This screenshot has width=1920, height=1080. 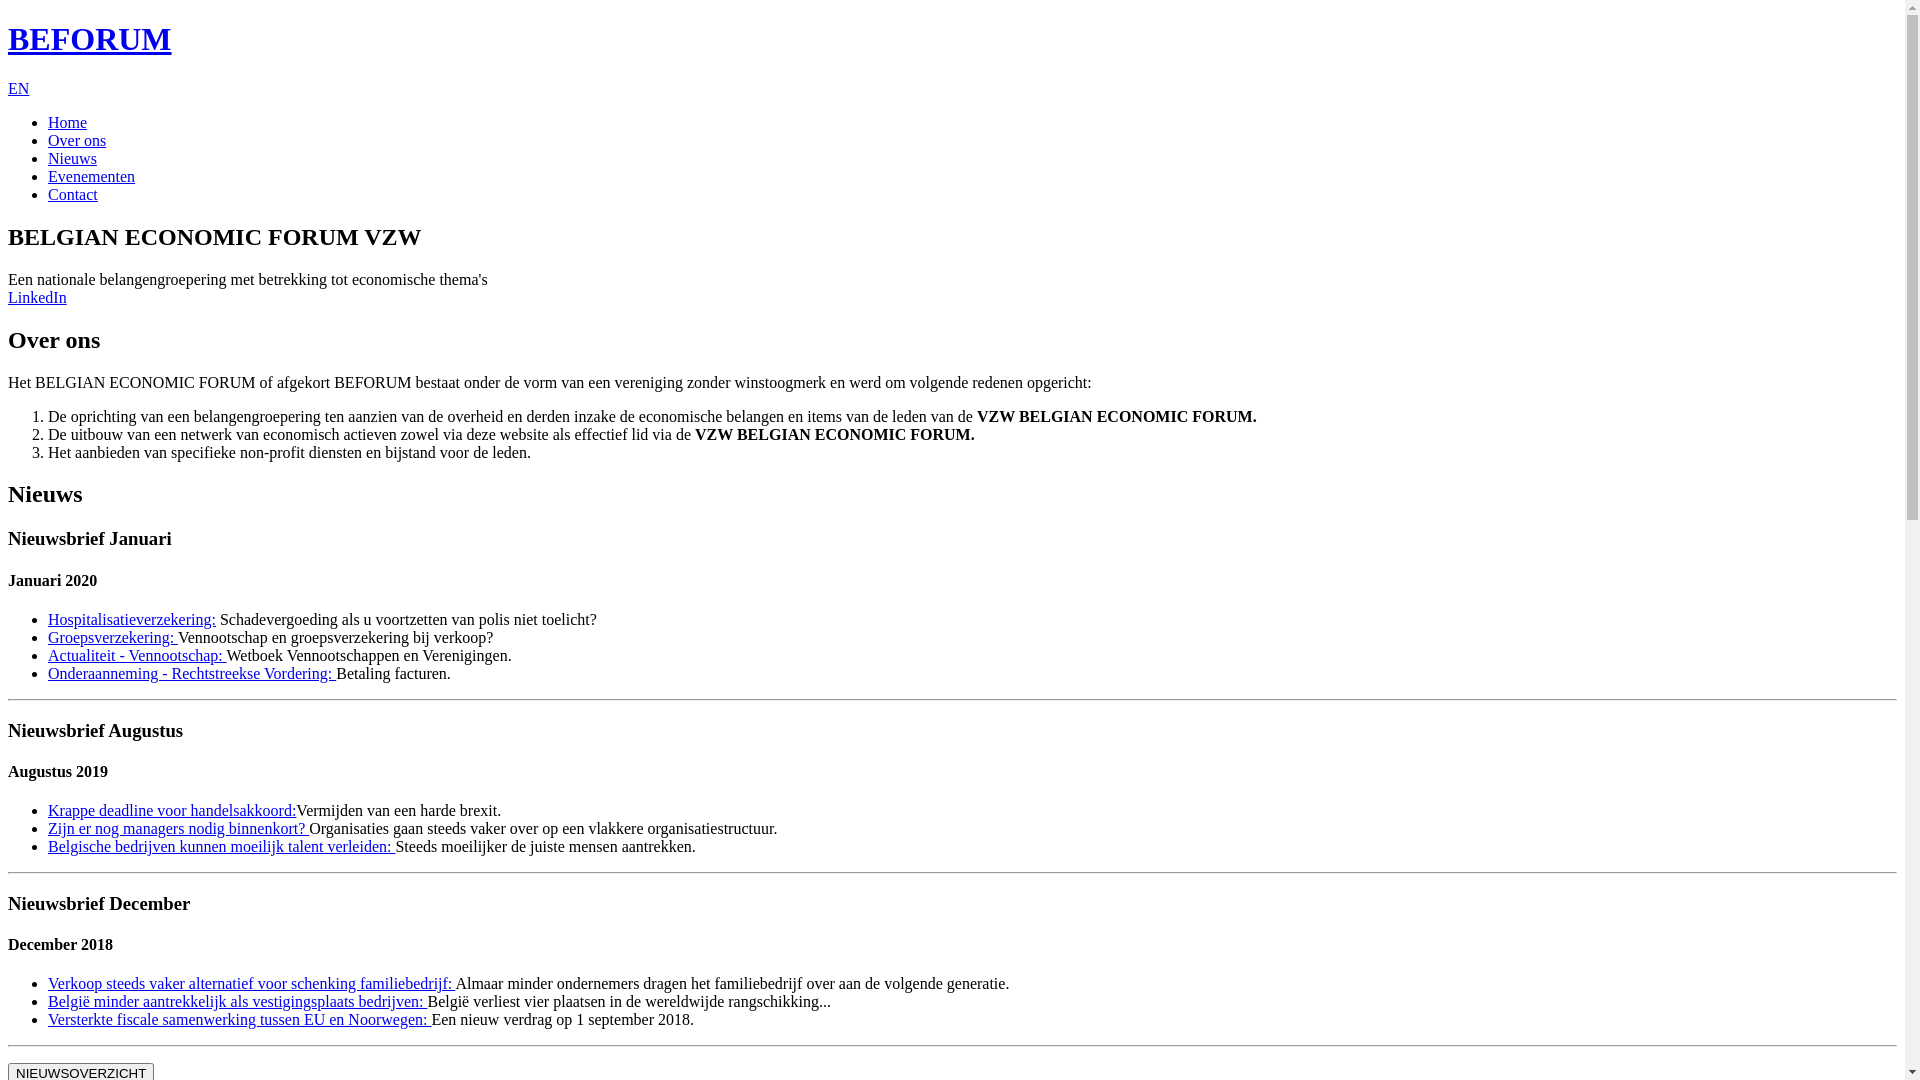 What do you see at coordinates (76, 139) in the screenshot?
I see `'Over ons'` at bounding box center [76, 139].